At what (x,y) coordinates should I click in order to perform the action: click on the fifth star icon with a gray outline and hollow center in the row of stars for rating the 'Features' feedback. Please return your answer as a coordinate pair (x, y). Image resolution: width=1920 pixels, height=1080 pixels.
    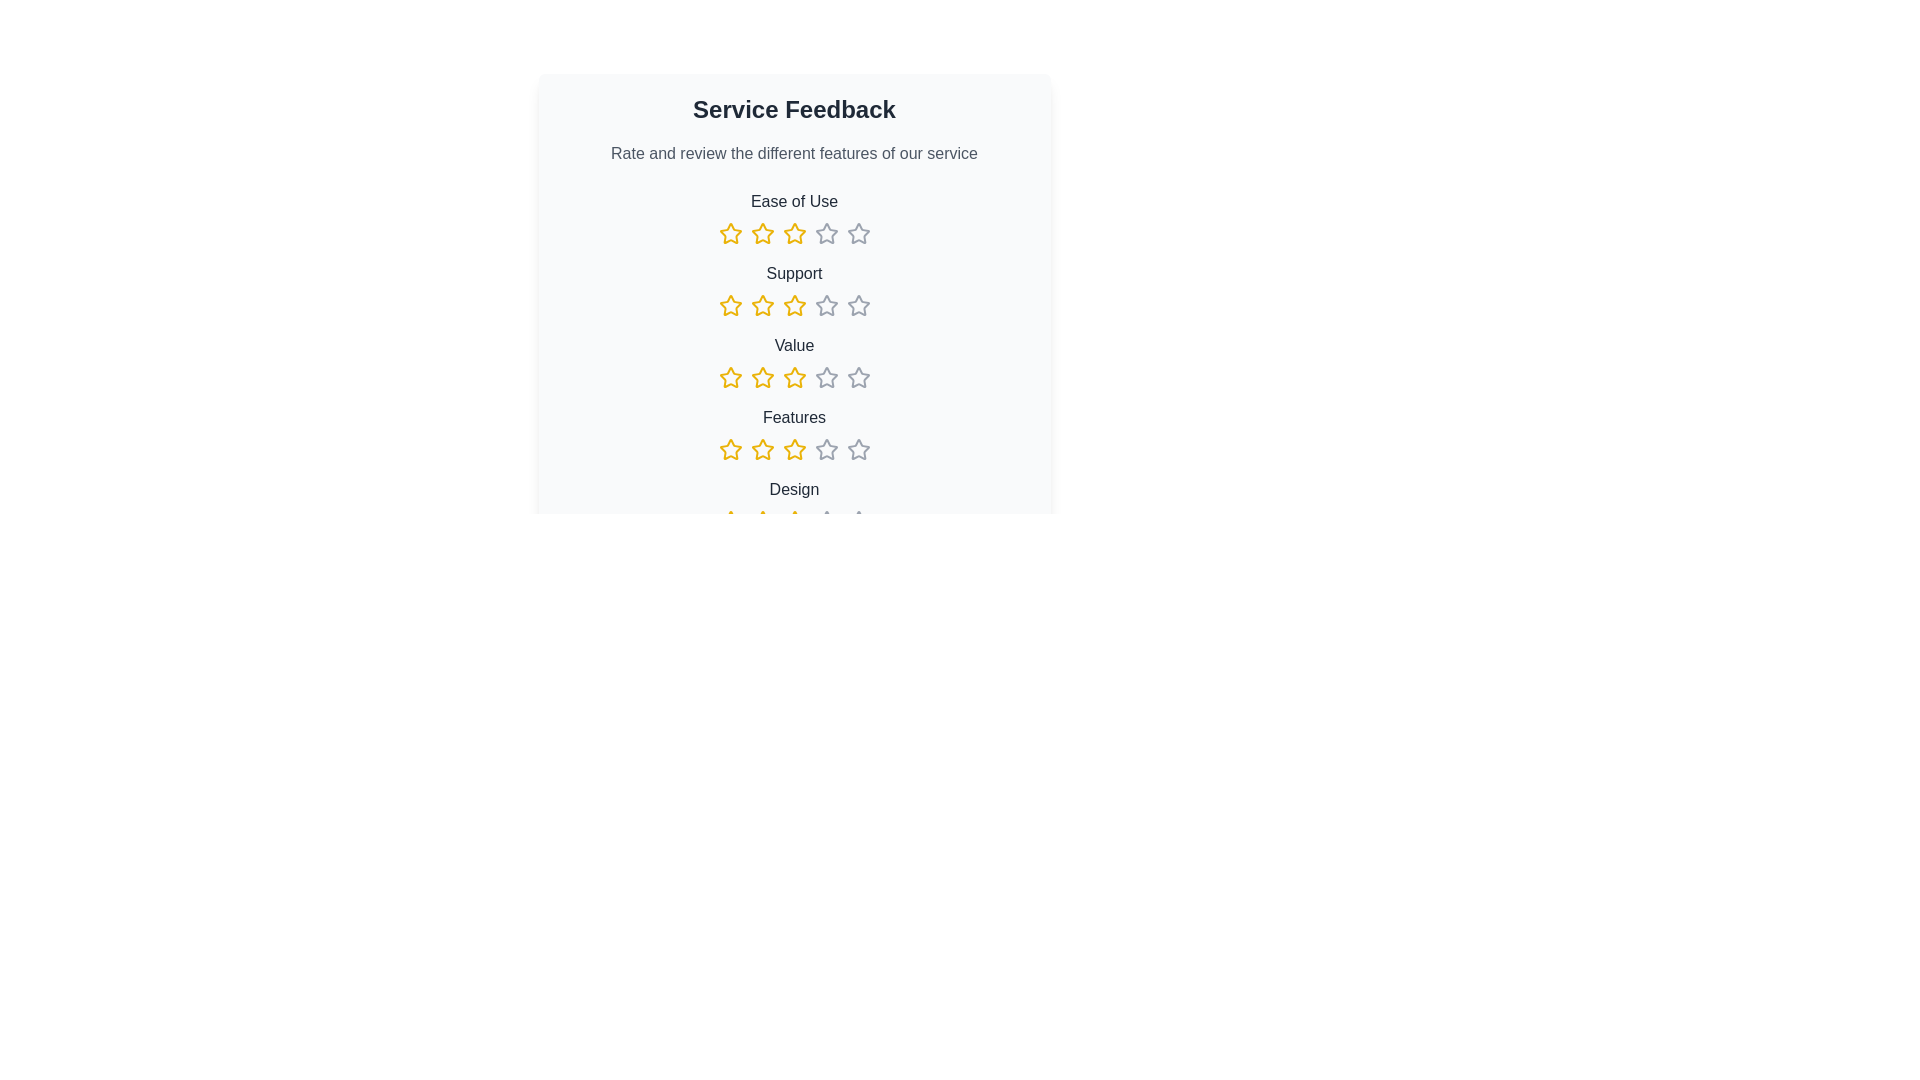
    Looking at the image, I should click on (858, 450).